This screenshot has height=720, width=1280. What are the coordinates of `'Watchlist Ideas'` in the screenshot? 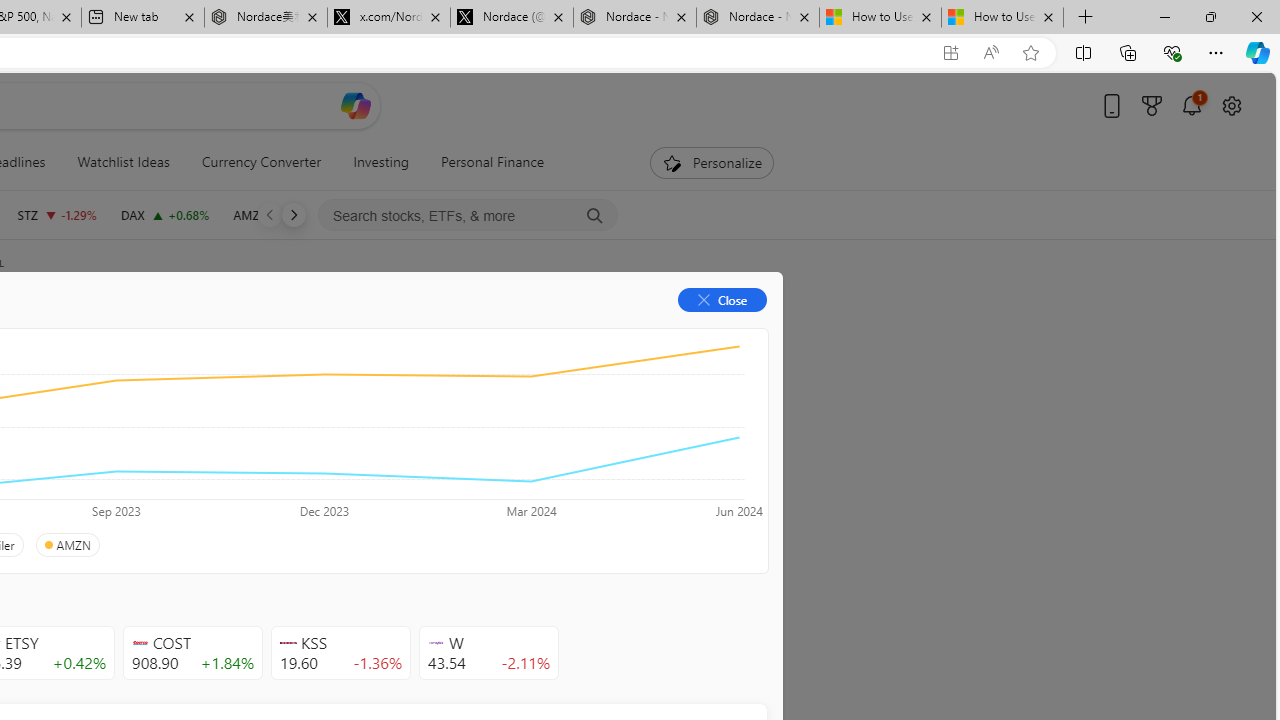 It's located at (122, 162).